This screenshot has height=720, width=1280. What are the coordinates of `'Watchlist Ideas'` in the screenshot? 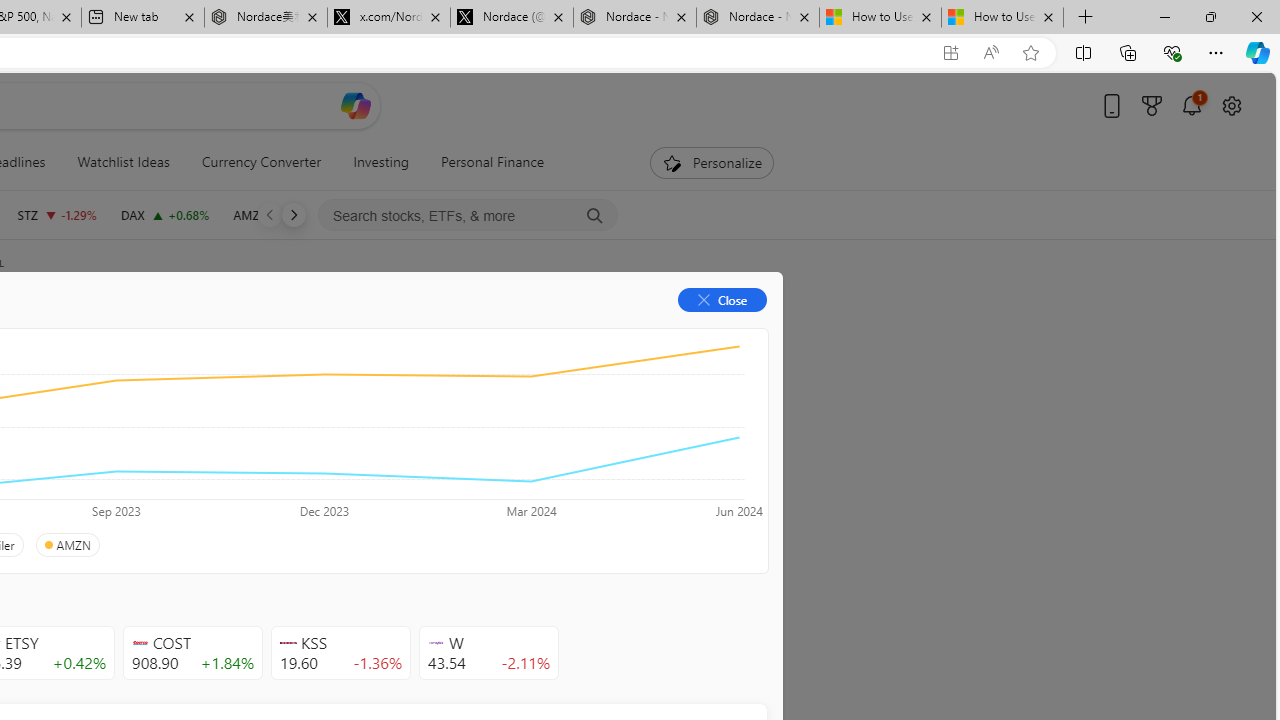 It's located at (122, 162).